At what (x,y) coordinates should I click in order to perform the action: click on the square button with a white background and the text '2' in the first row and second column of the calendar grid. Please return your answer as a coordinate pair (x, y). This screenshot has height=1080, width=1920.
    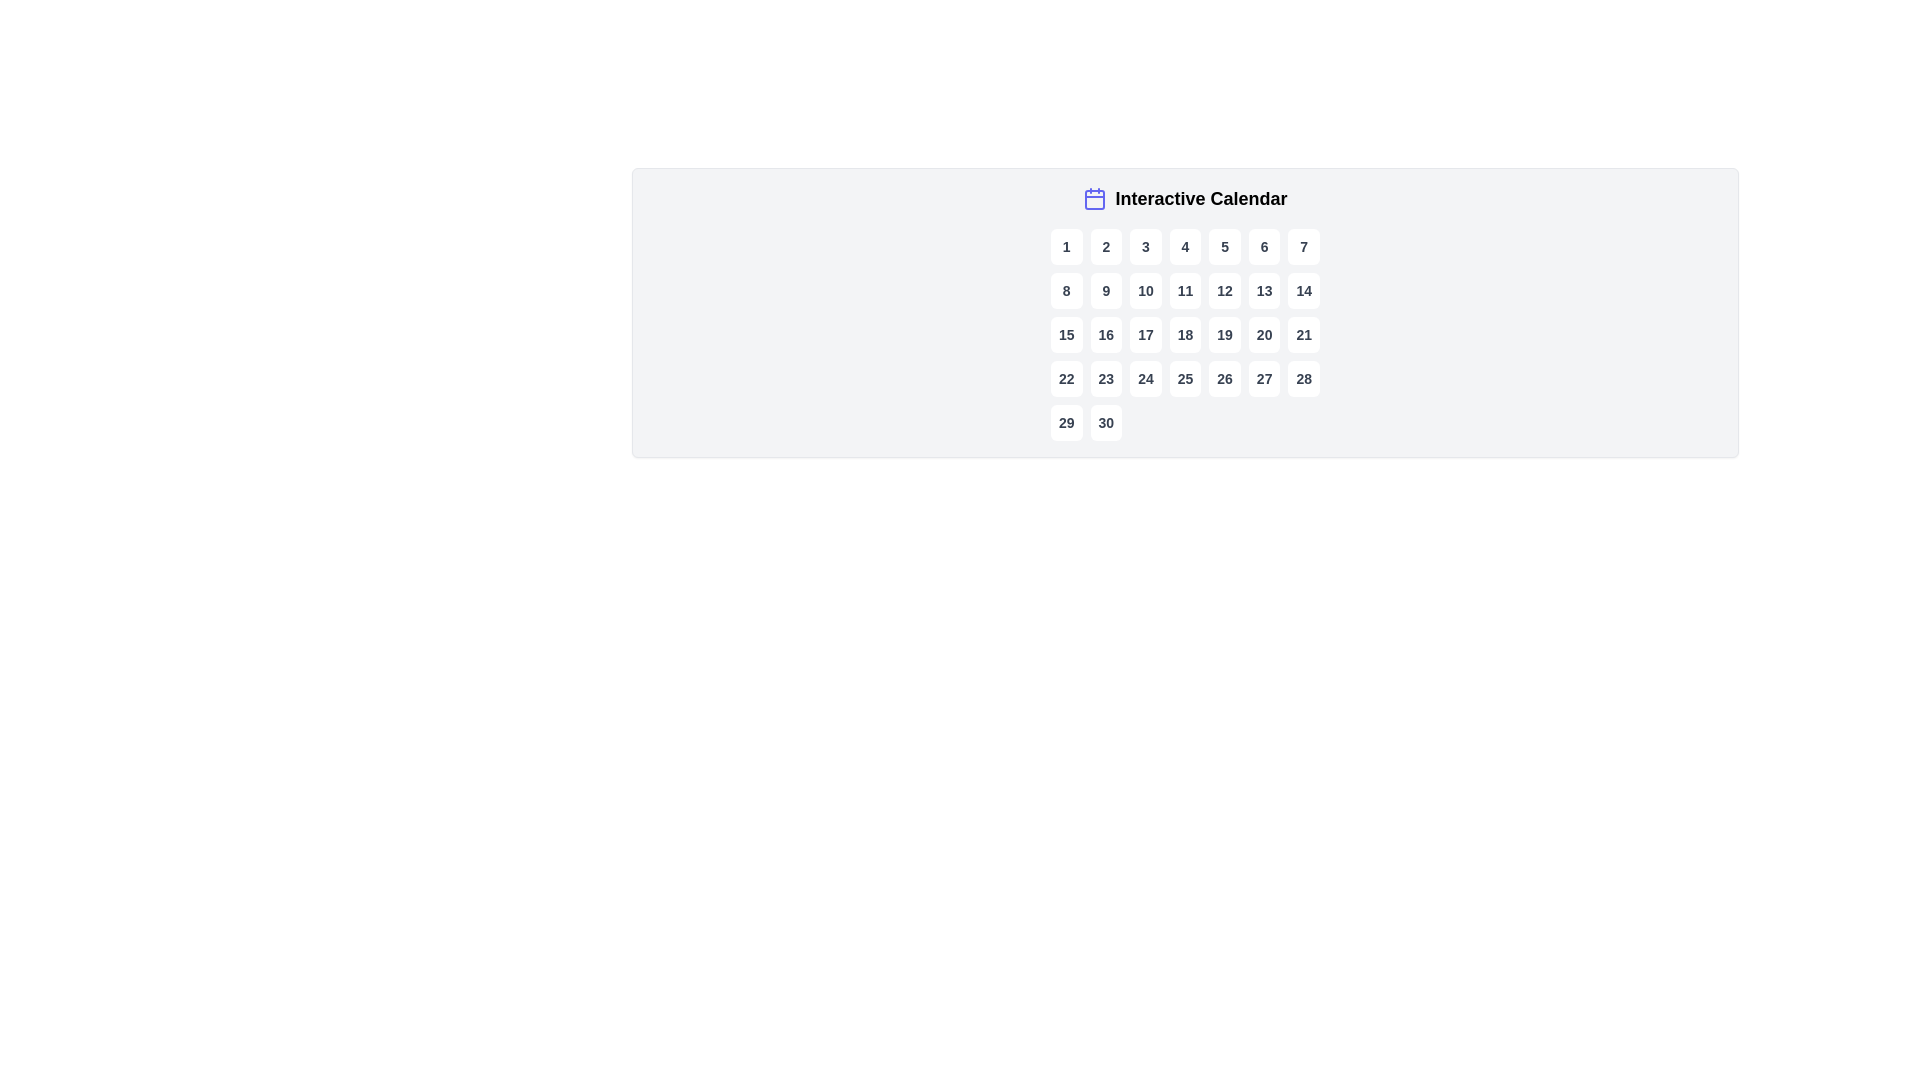
    Looking at the image, I should click on (1105, 245).